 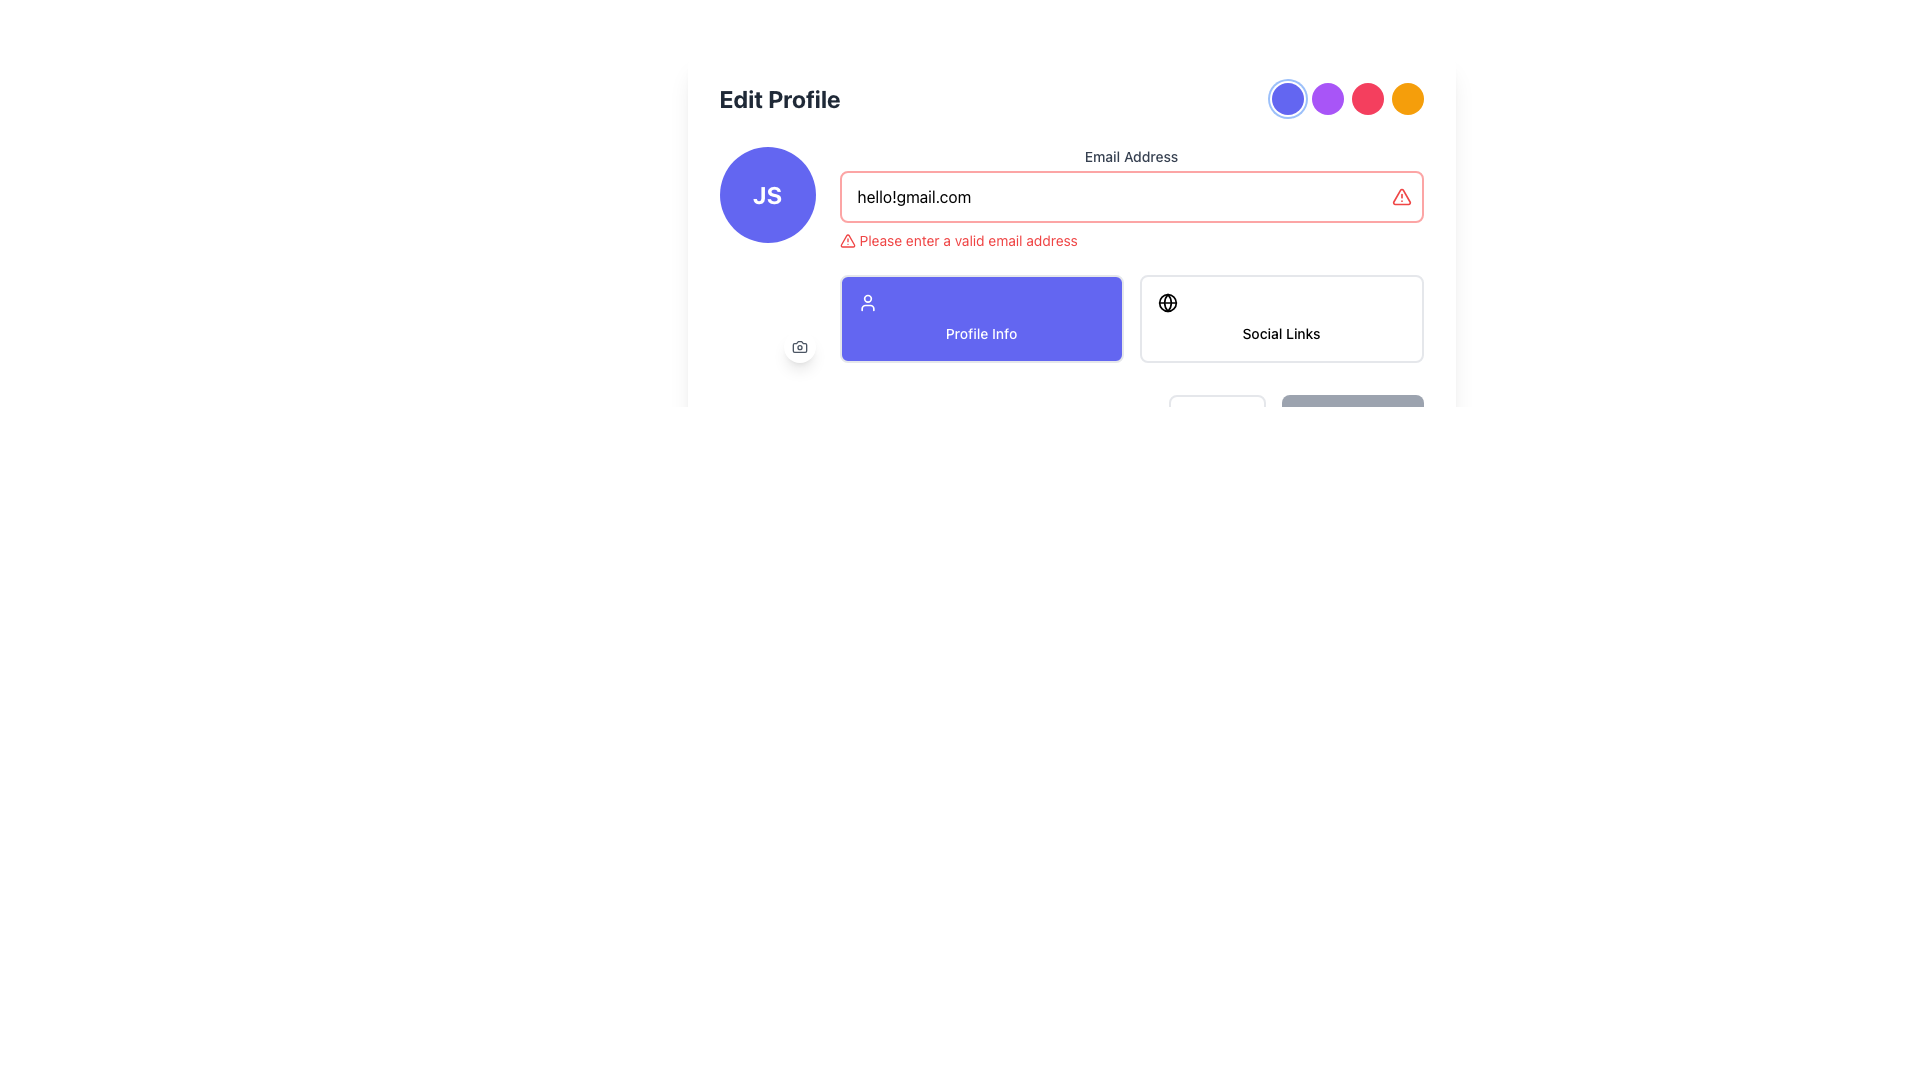 I want to click on text element labeled 'Profile Info' which is positioned within a button-like component on the left side of the interface, so click(x=981, y=332).